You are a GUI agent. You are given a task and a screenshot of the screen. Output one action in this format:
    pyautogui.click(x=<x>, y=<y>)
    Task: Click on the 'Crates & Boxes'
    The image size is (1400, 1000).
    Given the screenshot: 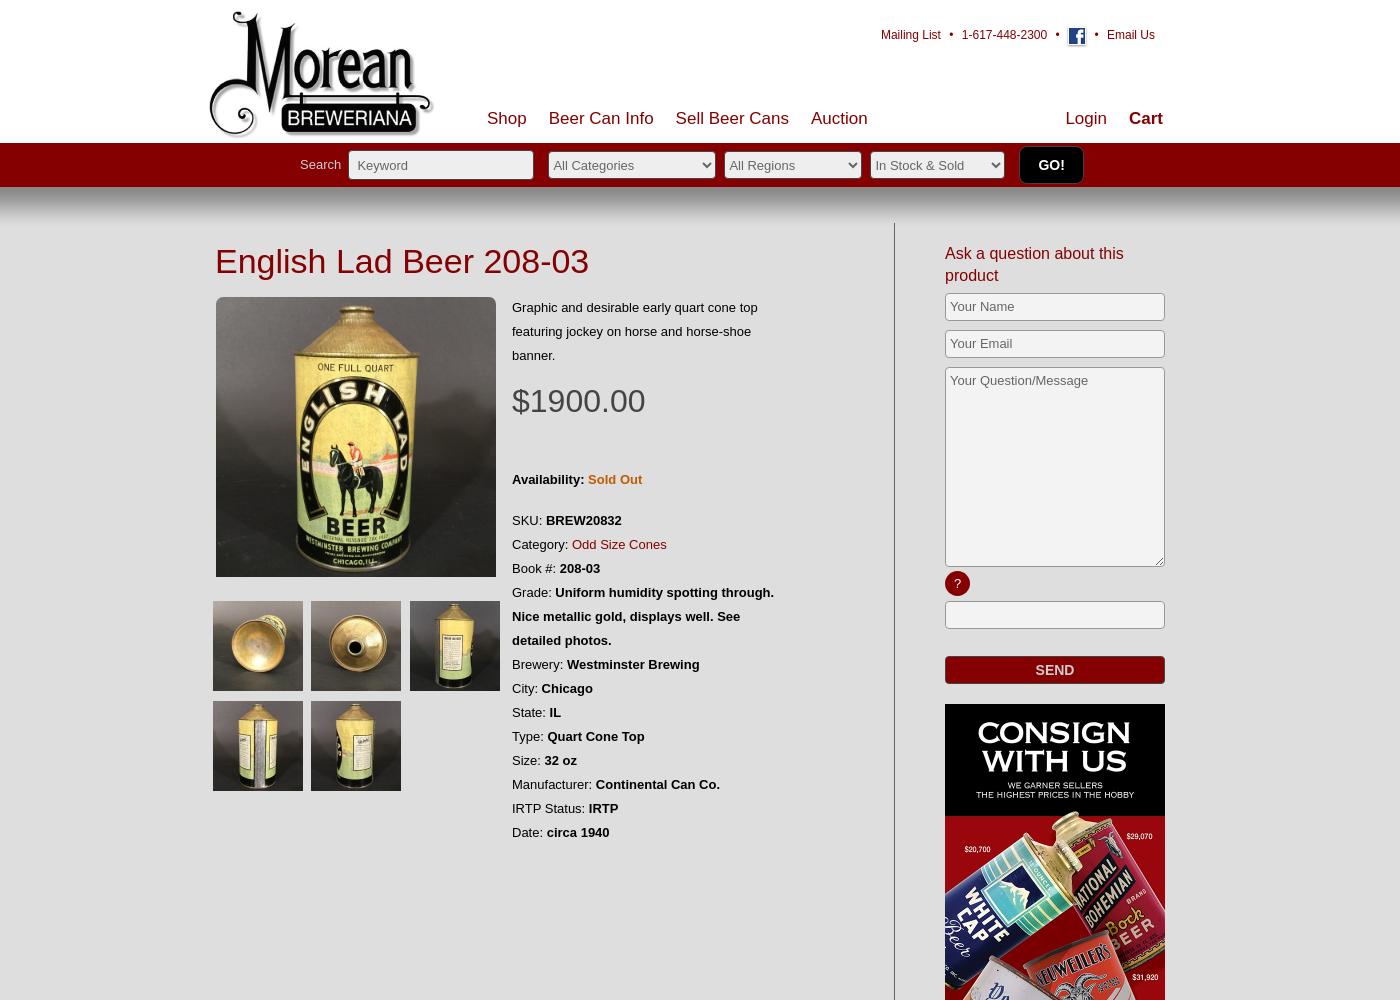 What is the action you would take?
    pyautogui.click(x=716, y=299)
    